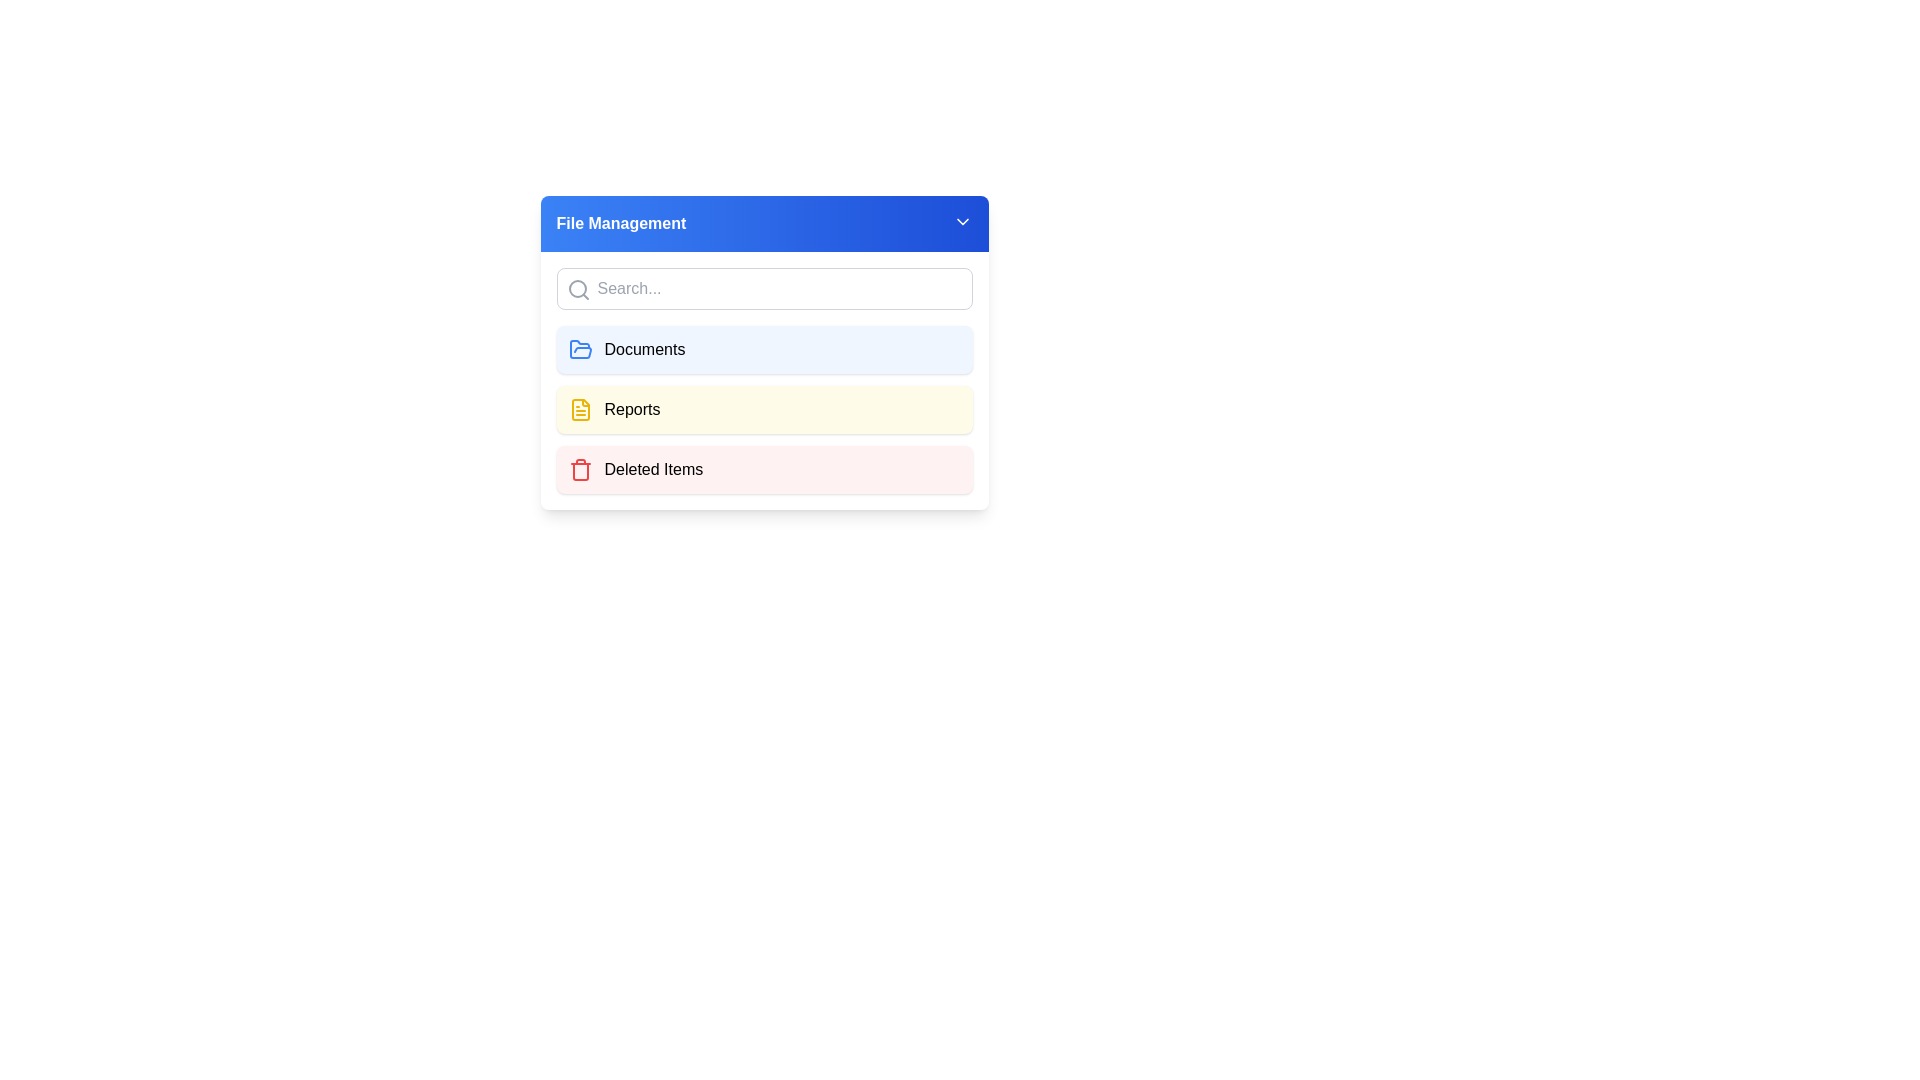 This screenshot has width=1920, height=1080. Describe the element at coordinates (576, 289) in the screenshot. I see `the circular SVG element that represents the lens of the magnifying glass icon located to the left of the search input box in the 'File Management' section` at that location.